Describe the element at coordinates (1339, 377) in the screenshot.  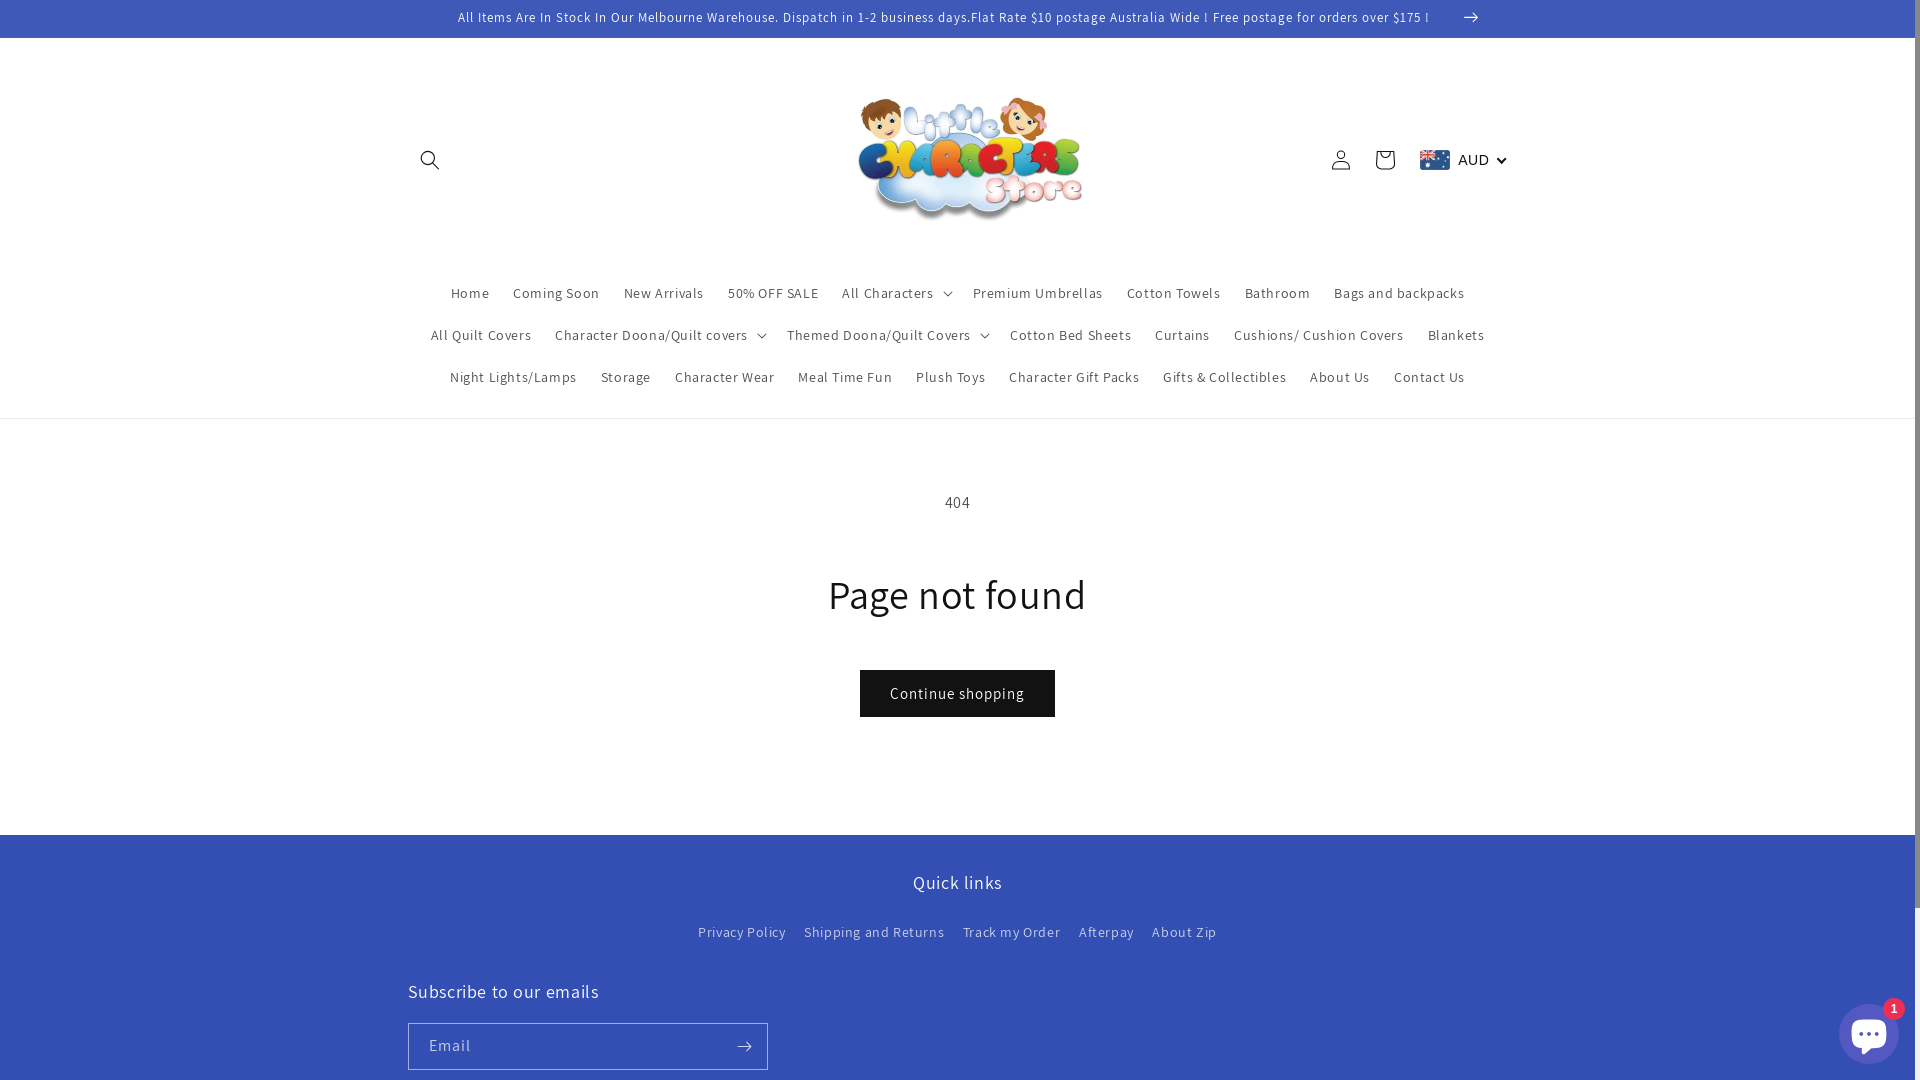
I see `'About Us'` at that location.